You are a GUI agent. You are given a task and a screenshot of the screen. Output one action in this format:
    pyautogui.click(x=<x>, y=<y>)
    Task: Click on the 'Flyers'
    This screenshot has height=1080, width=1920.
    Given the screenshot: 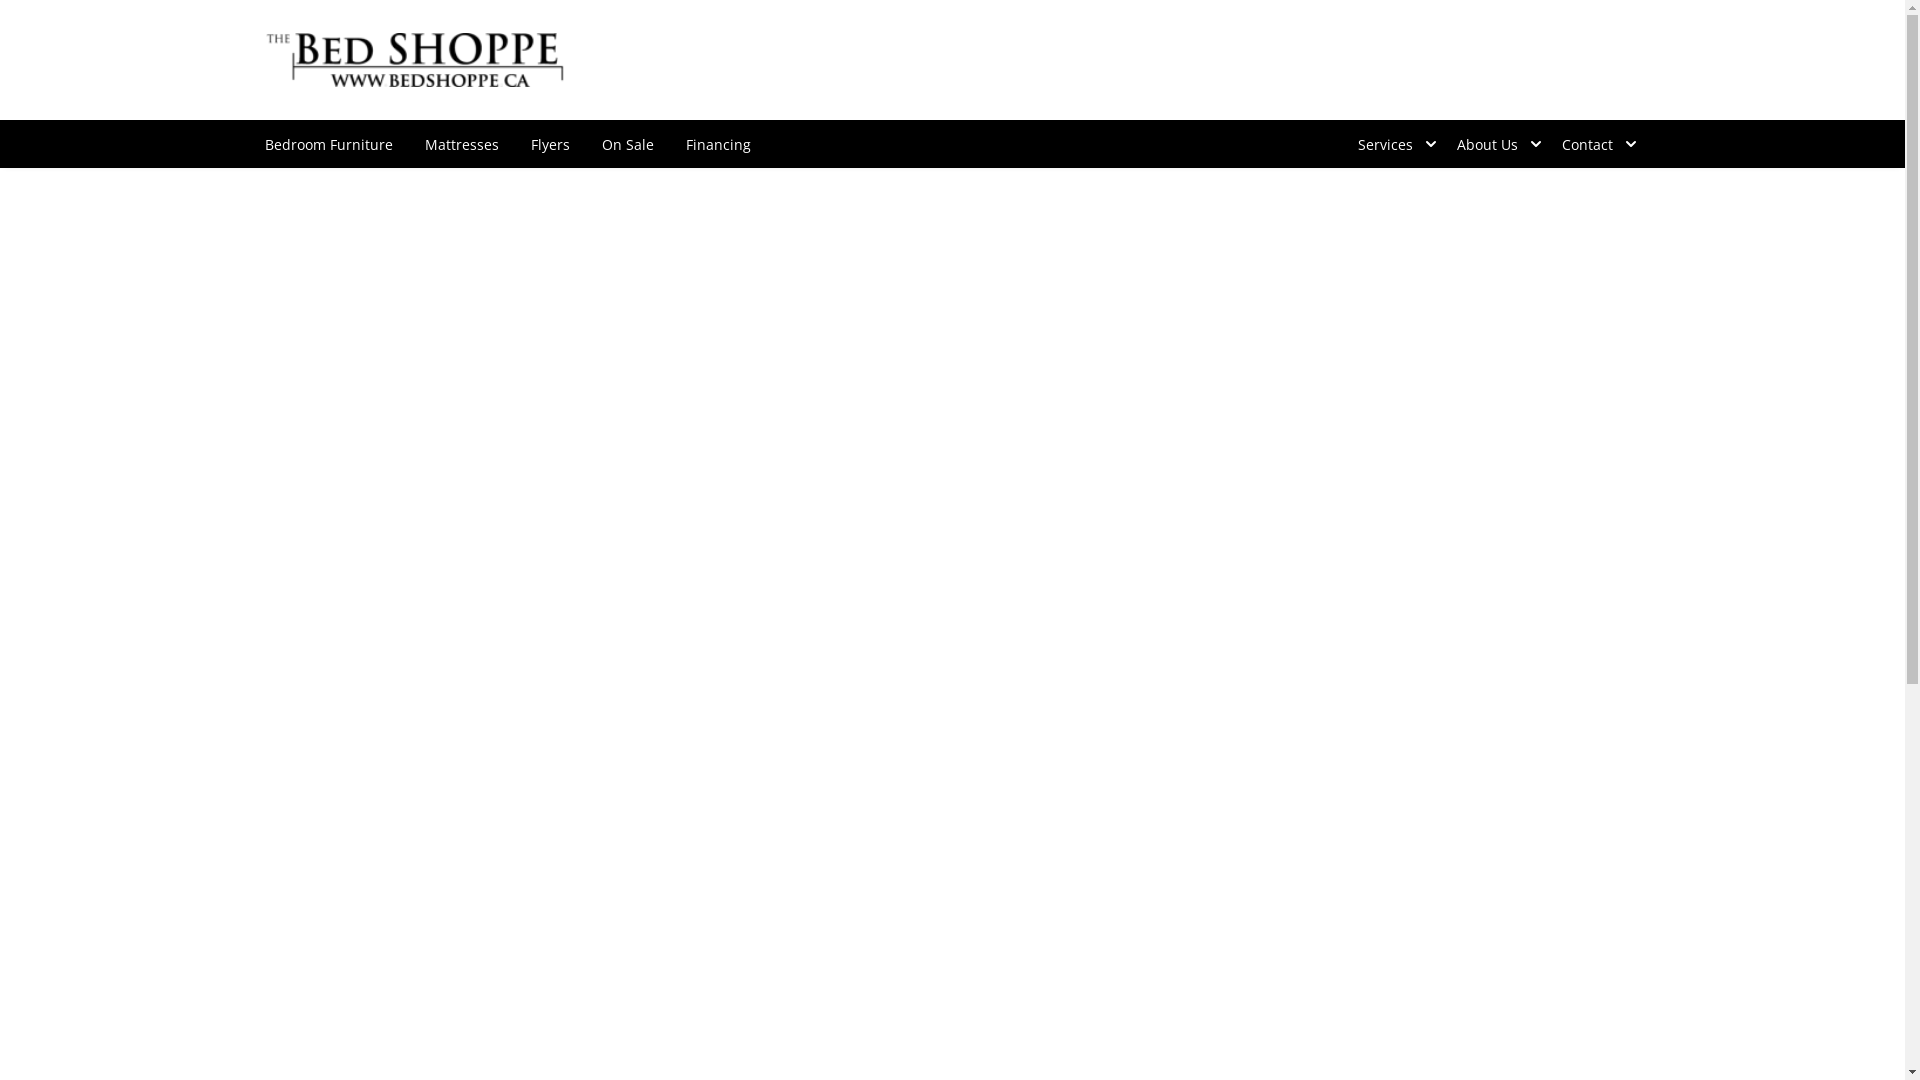 What is the action you would take?
    pyautogui.click(x=549, y=142)
    